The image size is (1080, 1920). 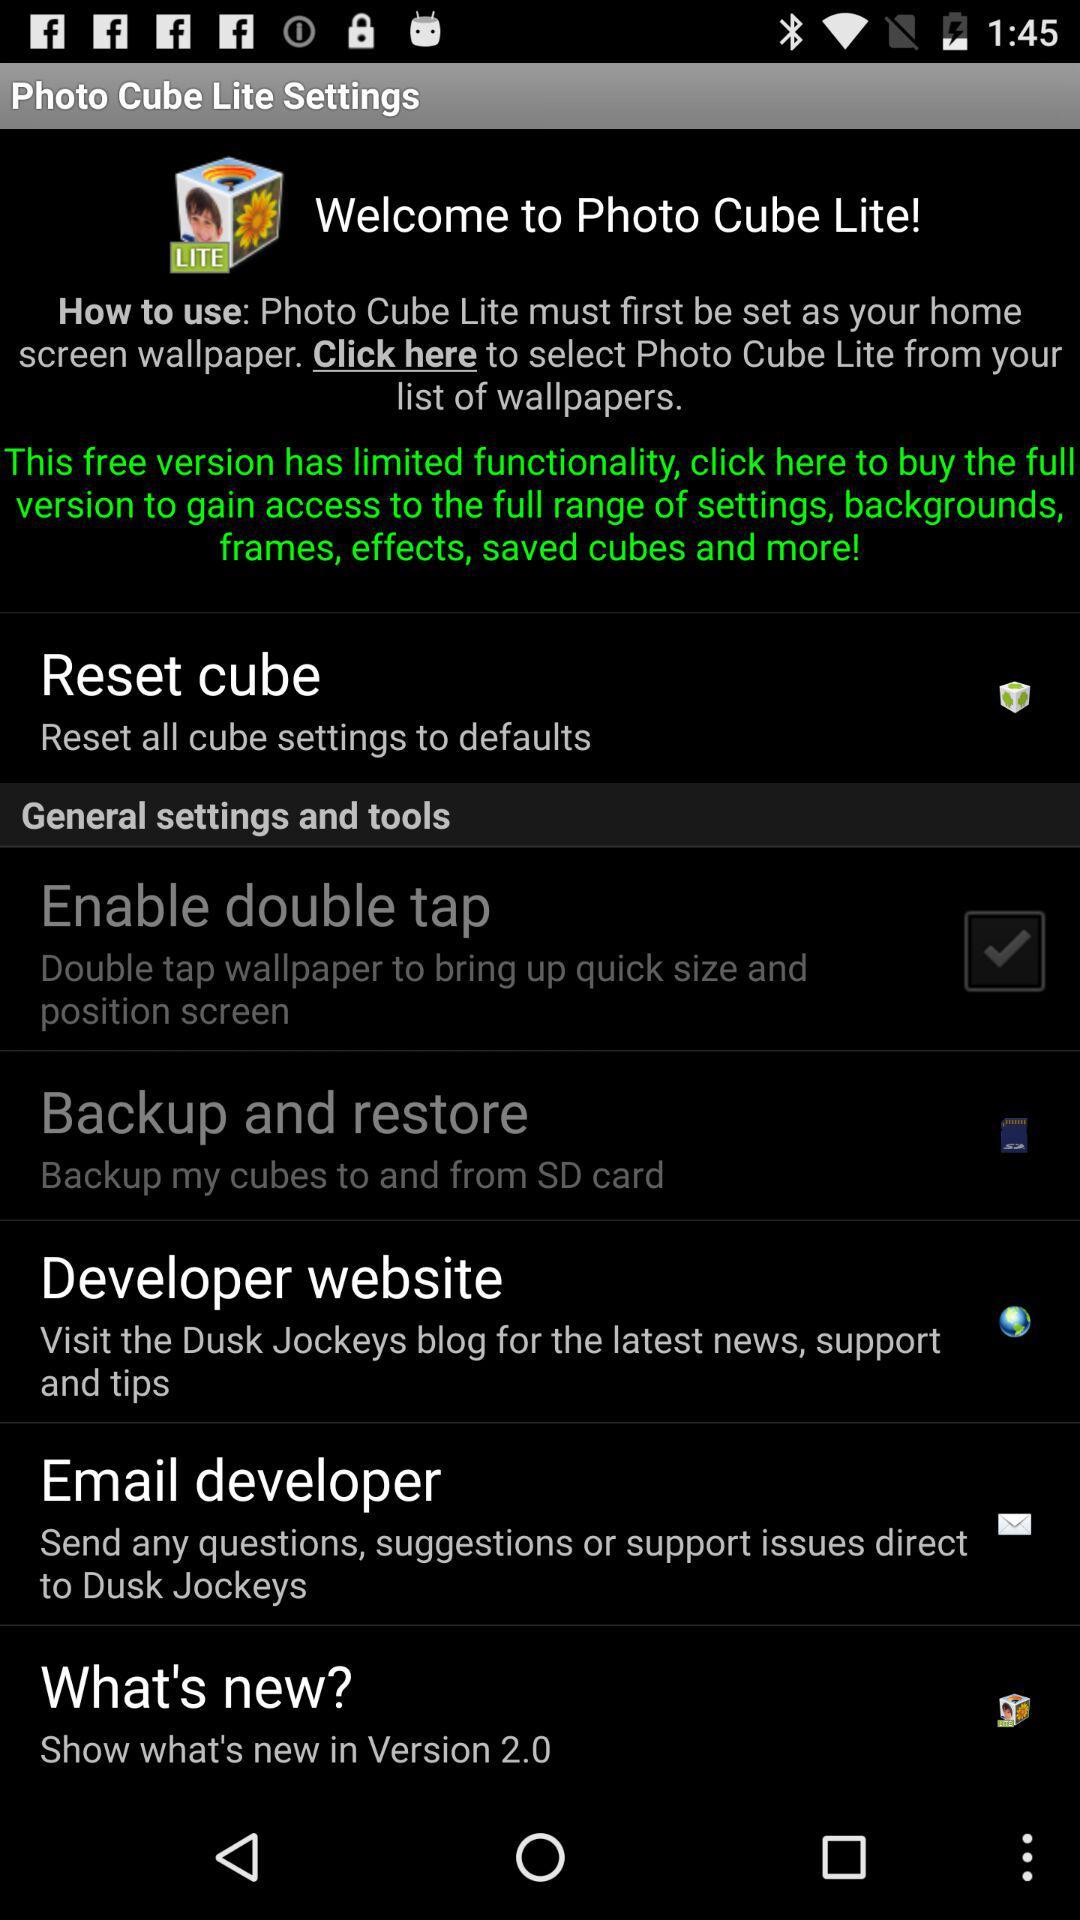 What do you see at coordinates (1003, 948) in the screenshot?
I see `app next to double tap wallpaper app` at bounding box center [1003, 948].